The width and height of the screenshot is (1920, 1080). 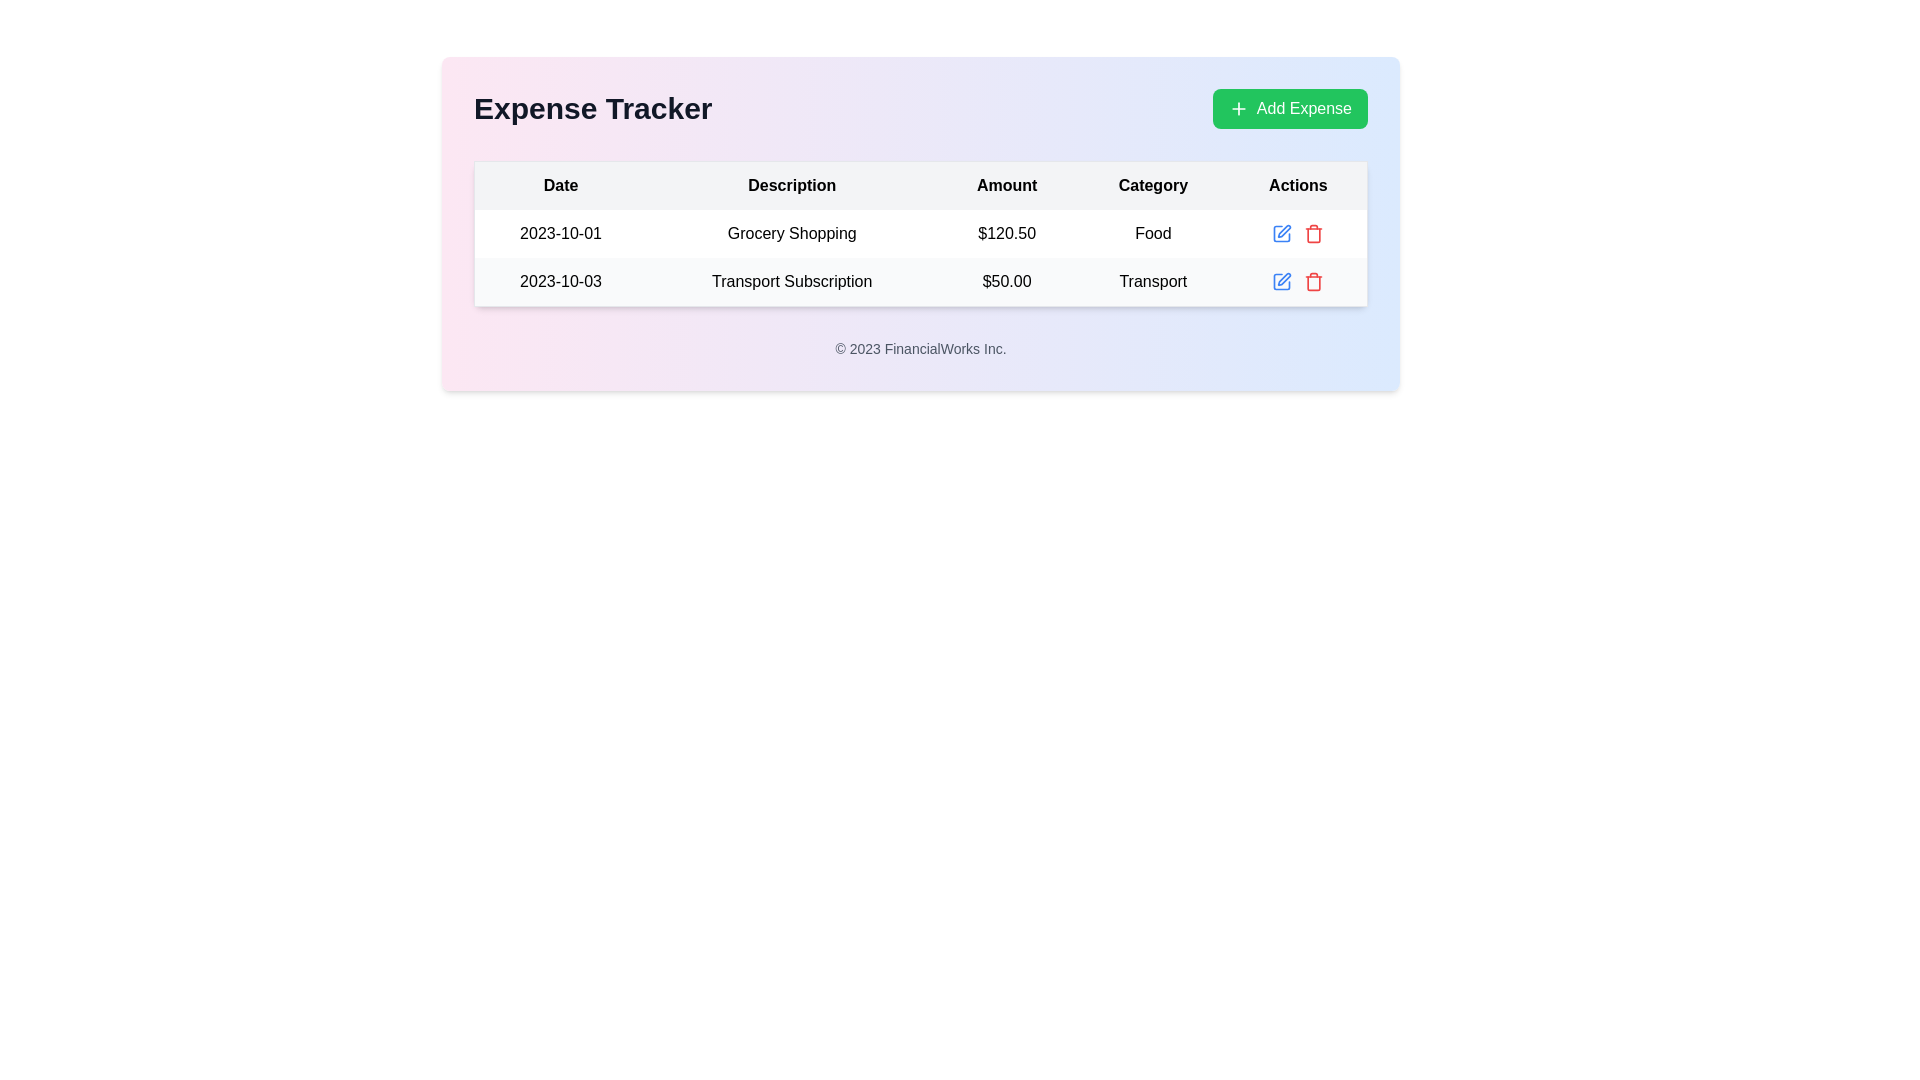 What do you see at coordinates (560, 185) in the screenshot?
I see `the 'Date' text label, which is the first column header in a table, styled with bold font and centered alignment` at bounding box center [560, 185].